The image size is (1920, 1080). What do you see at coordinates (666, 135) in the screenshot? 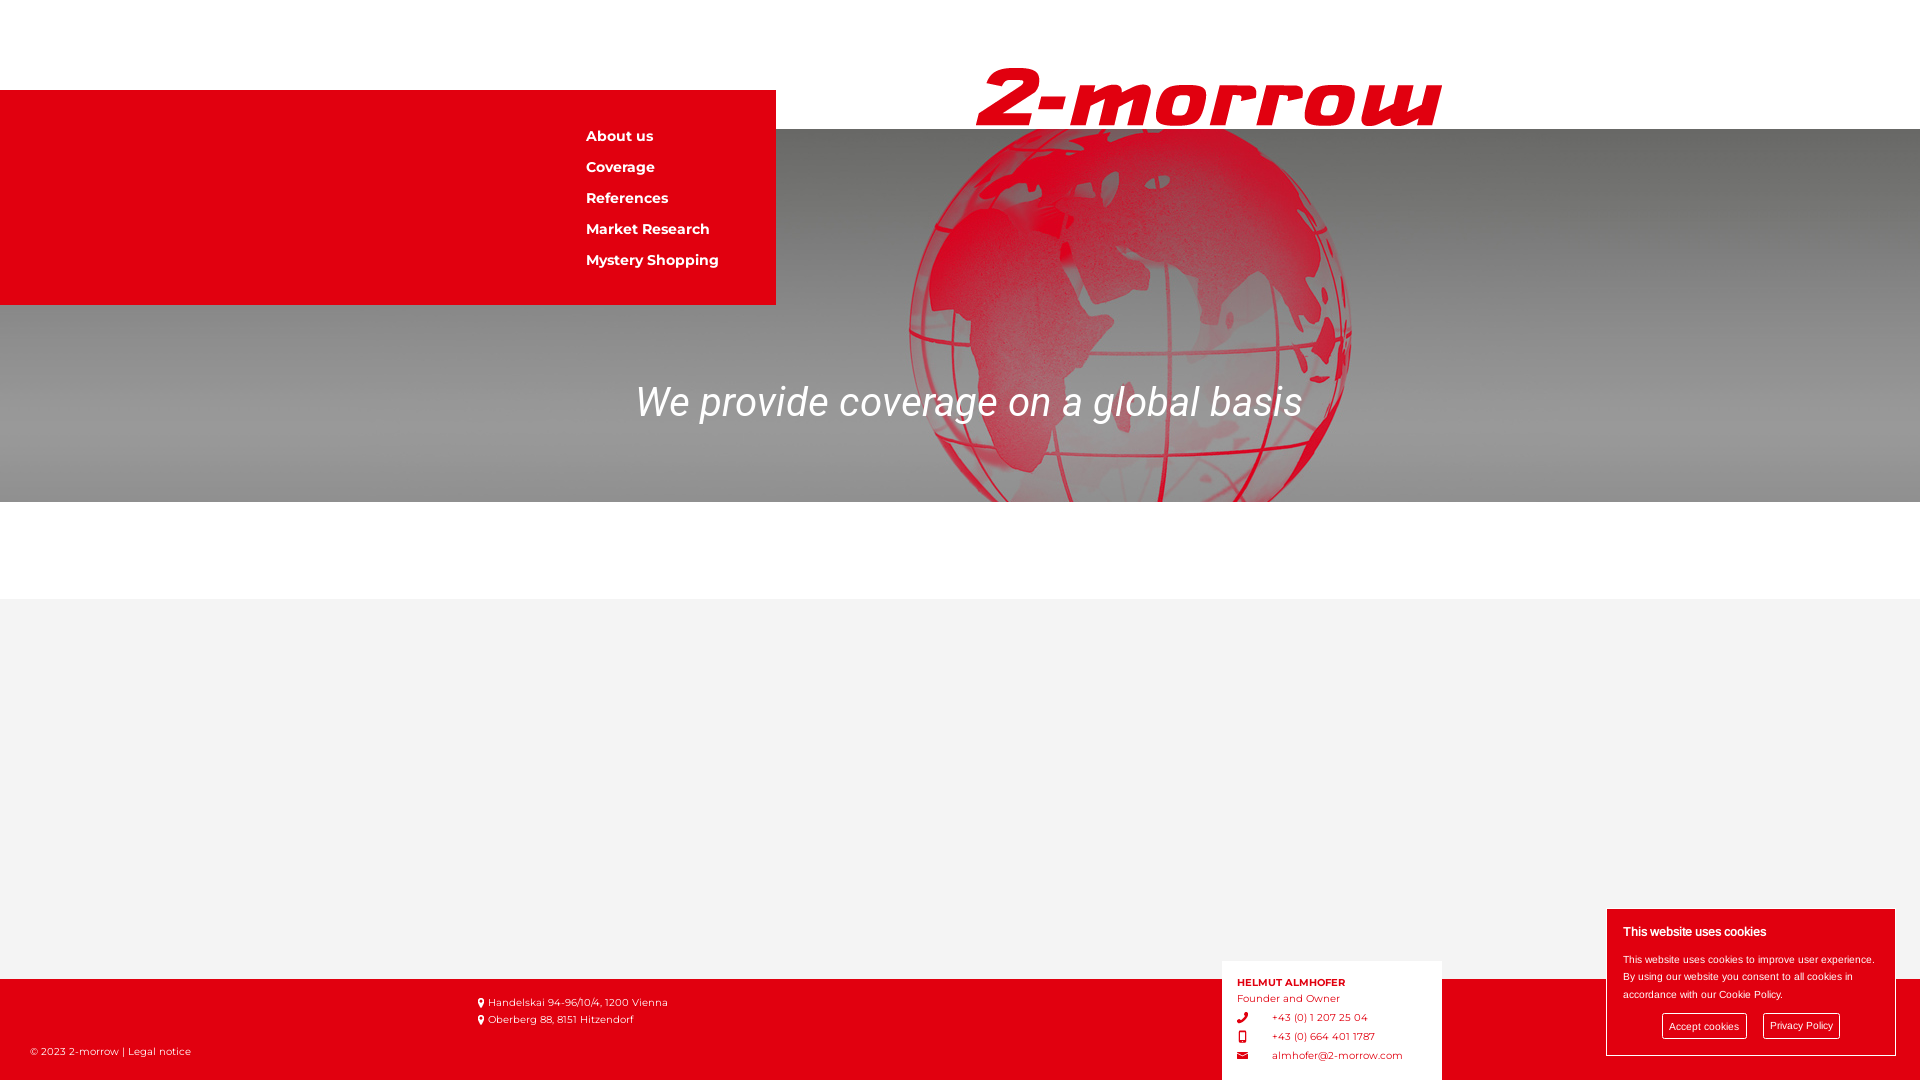
I see `'About us'` at bounding box center [666, 135].